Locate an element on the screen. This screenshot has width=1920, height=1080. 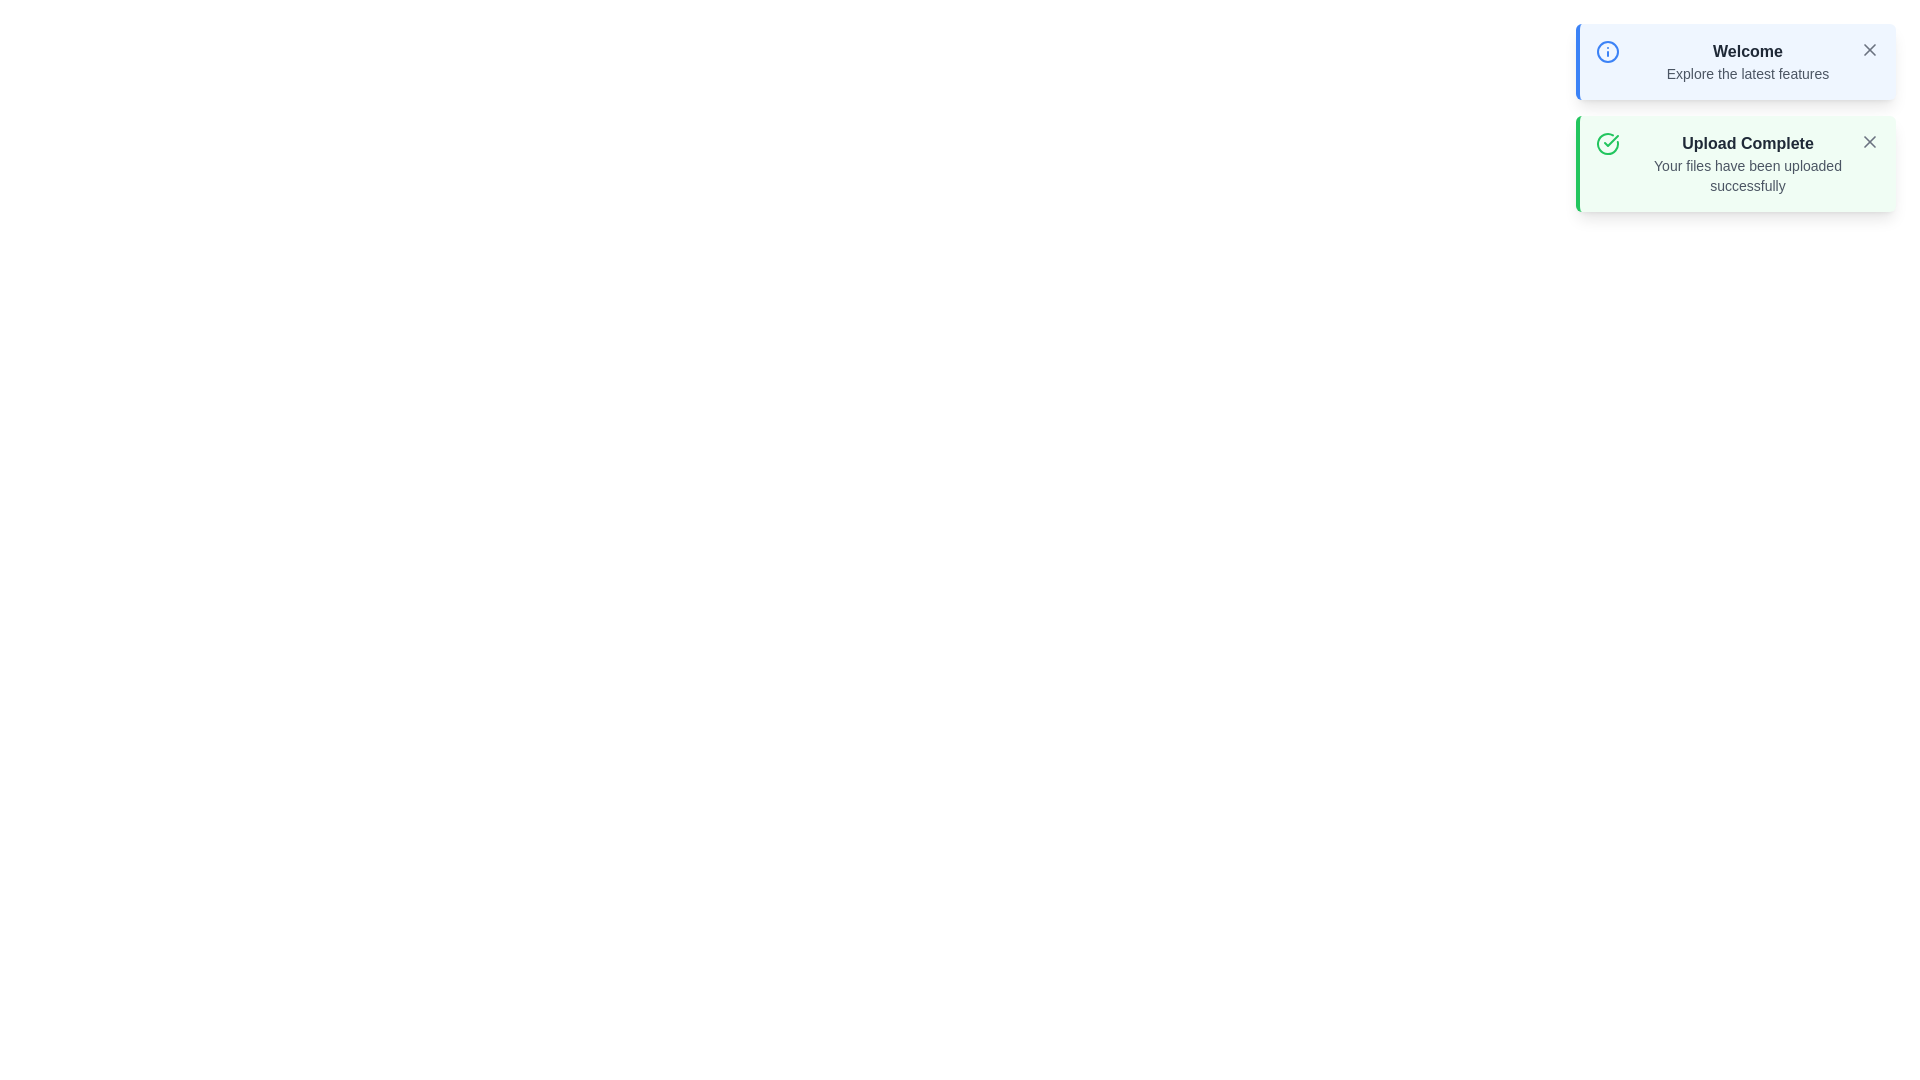
the notification panel to display the notifications is located at coordinates (1735, 118).